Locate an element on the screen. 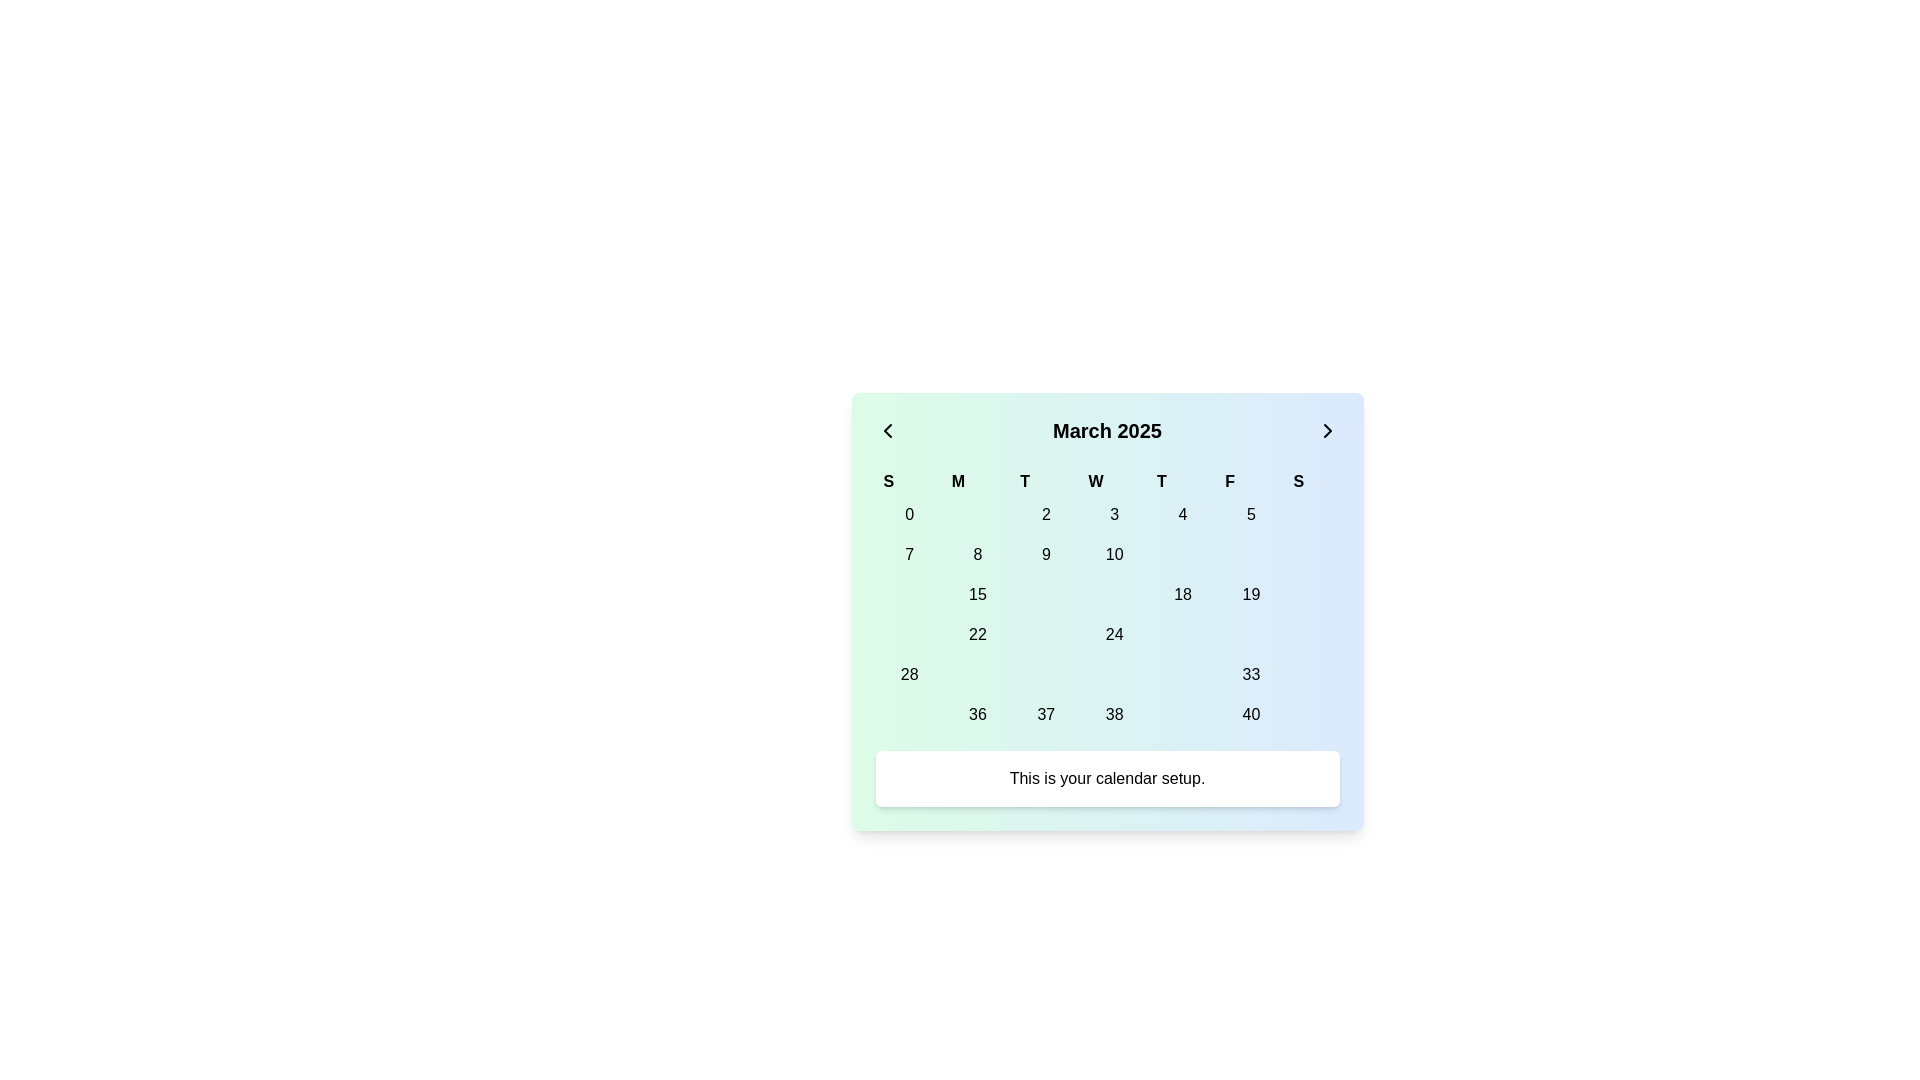 The width and height of the screenshot is (1920, 1080). the static text display representing the dates 7th to 10th in the second row of the calendar grid layout is located at coordinates (1106, 555).